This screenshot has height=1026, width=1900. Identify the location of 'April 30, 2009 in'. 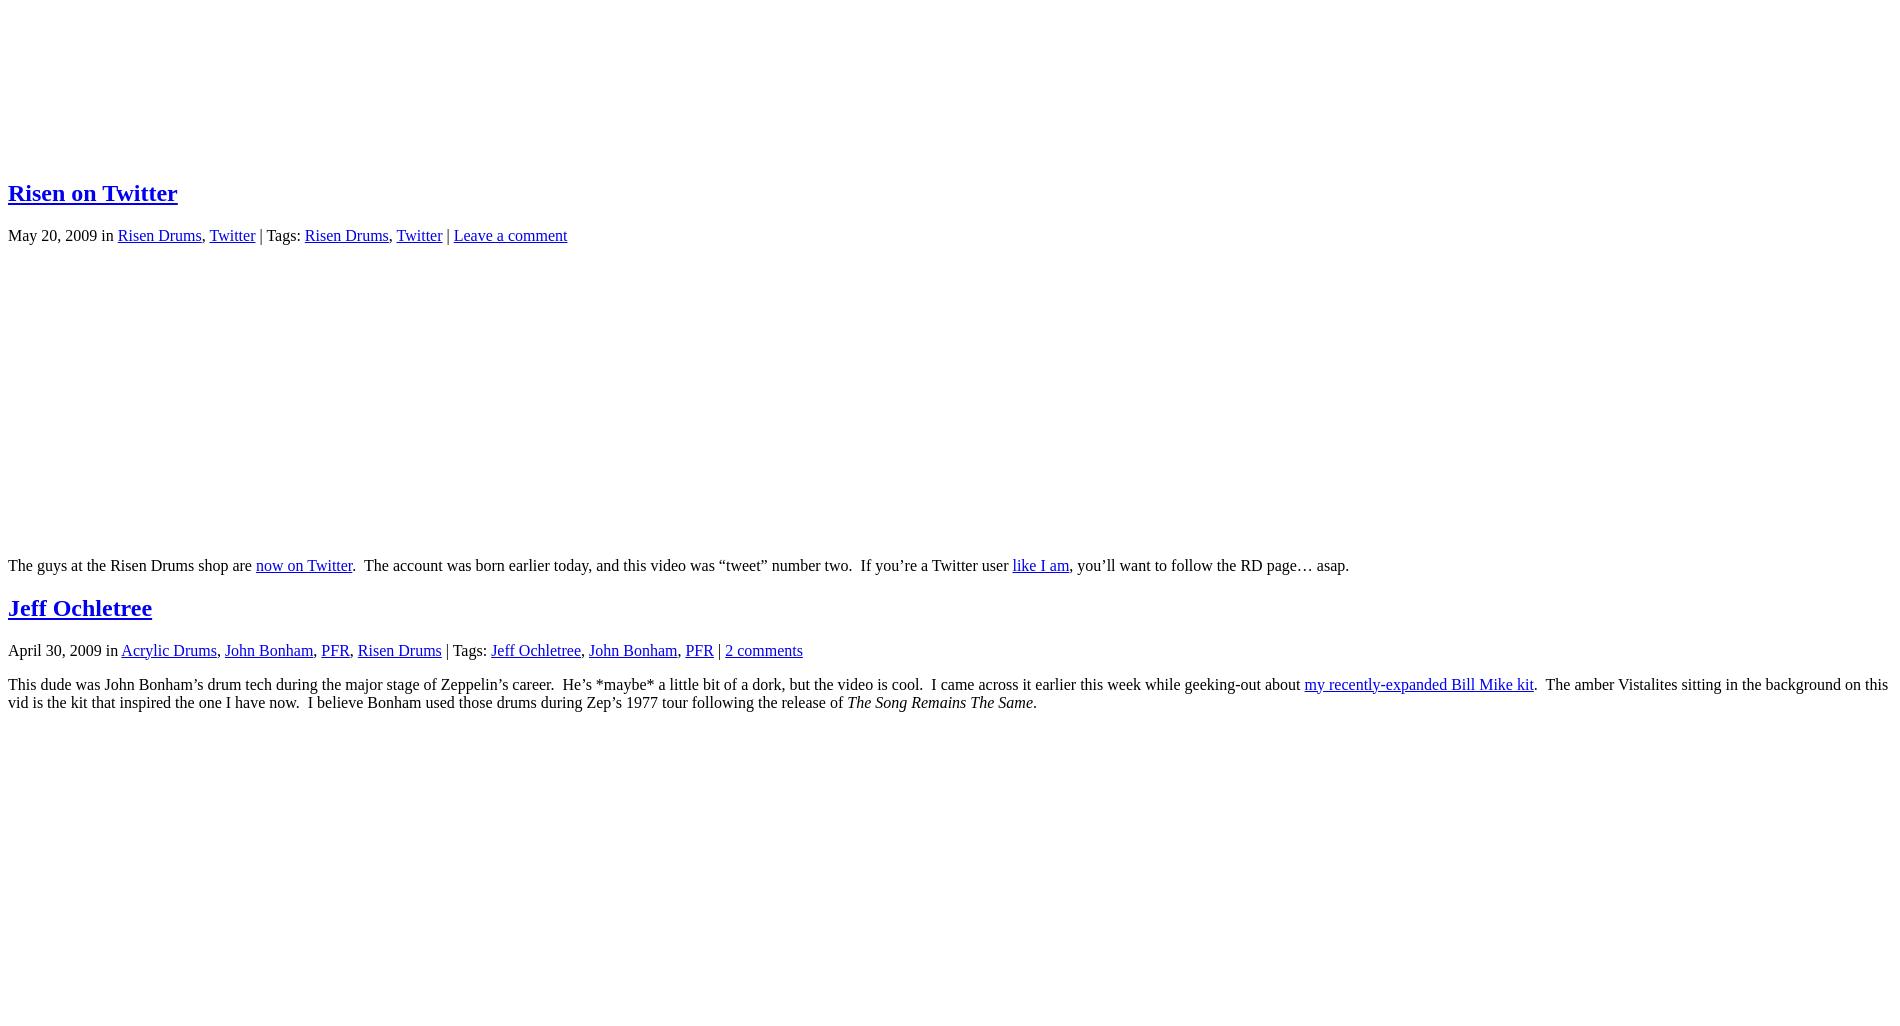
(7, 649).